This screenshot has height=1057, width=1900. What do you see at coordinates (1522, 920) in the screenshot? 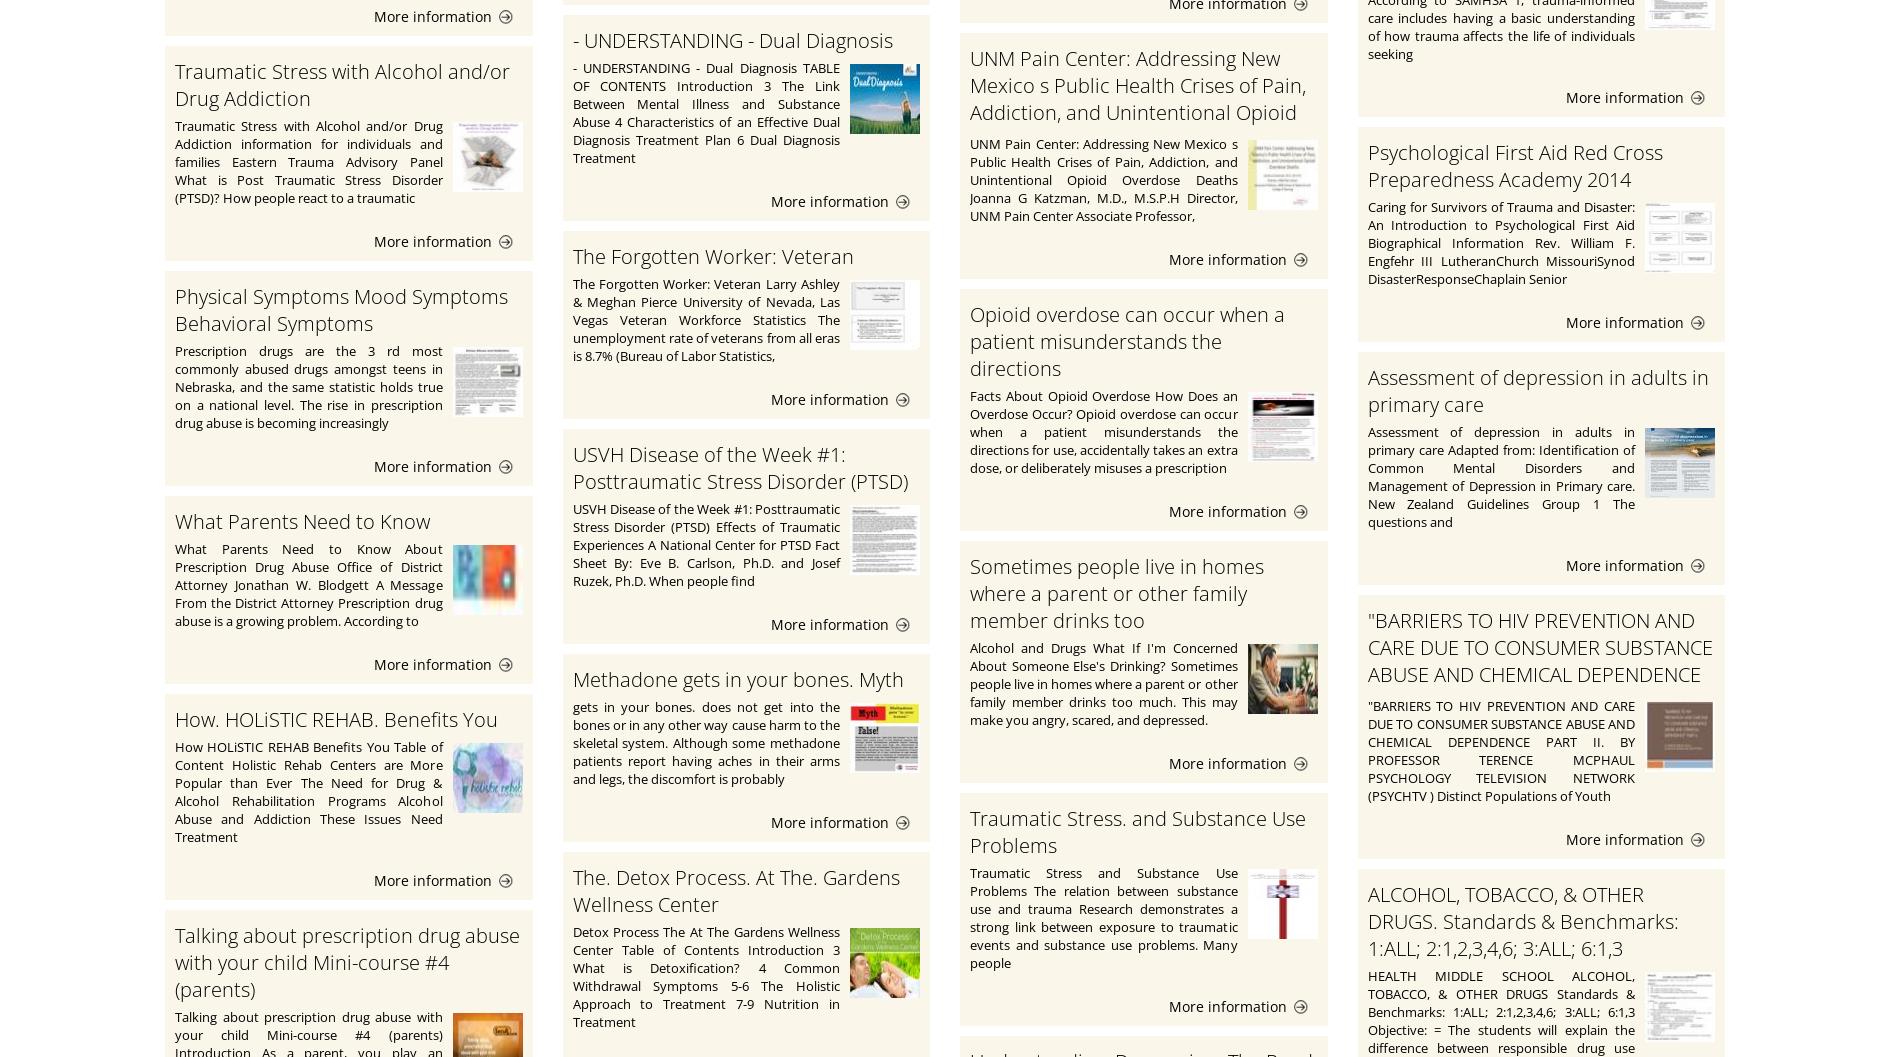
I see `'ALCOHOL, TOBACCO, & OTHER DRUGS. Standards & Benchmarks: 1:ALL; 2:1,2,3,4,6; 3:ALL; 6:1,3'` at bounding box center [1522, 920].